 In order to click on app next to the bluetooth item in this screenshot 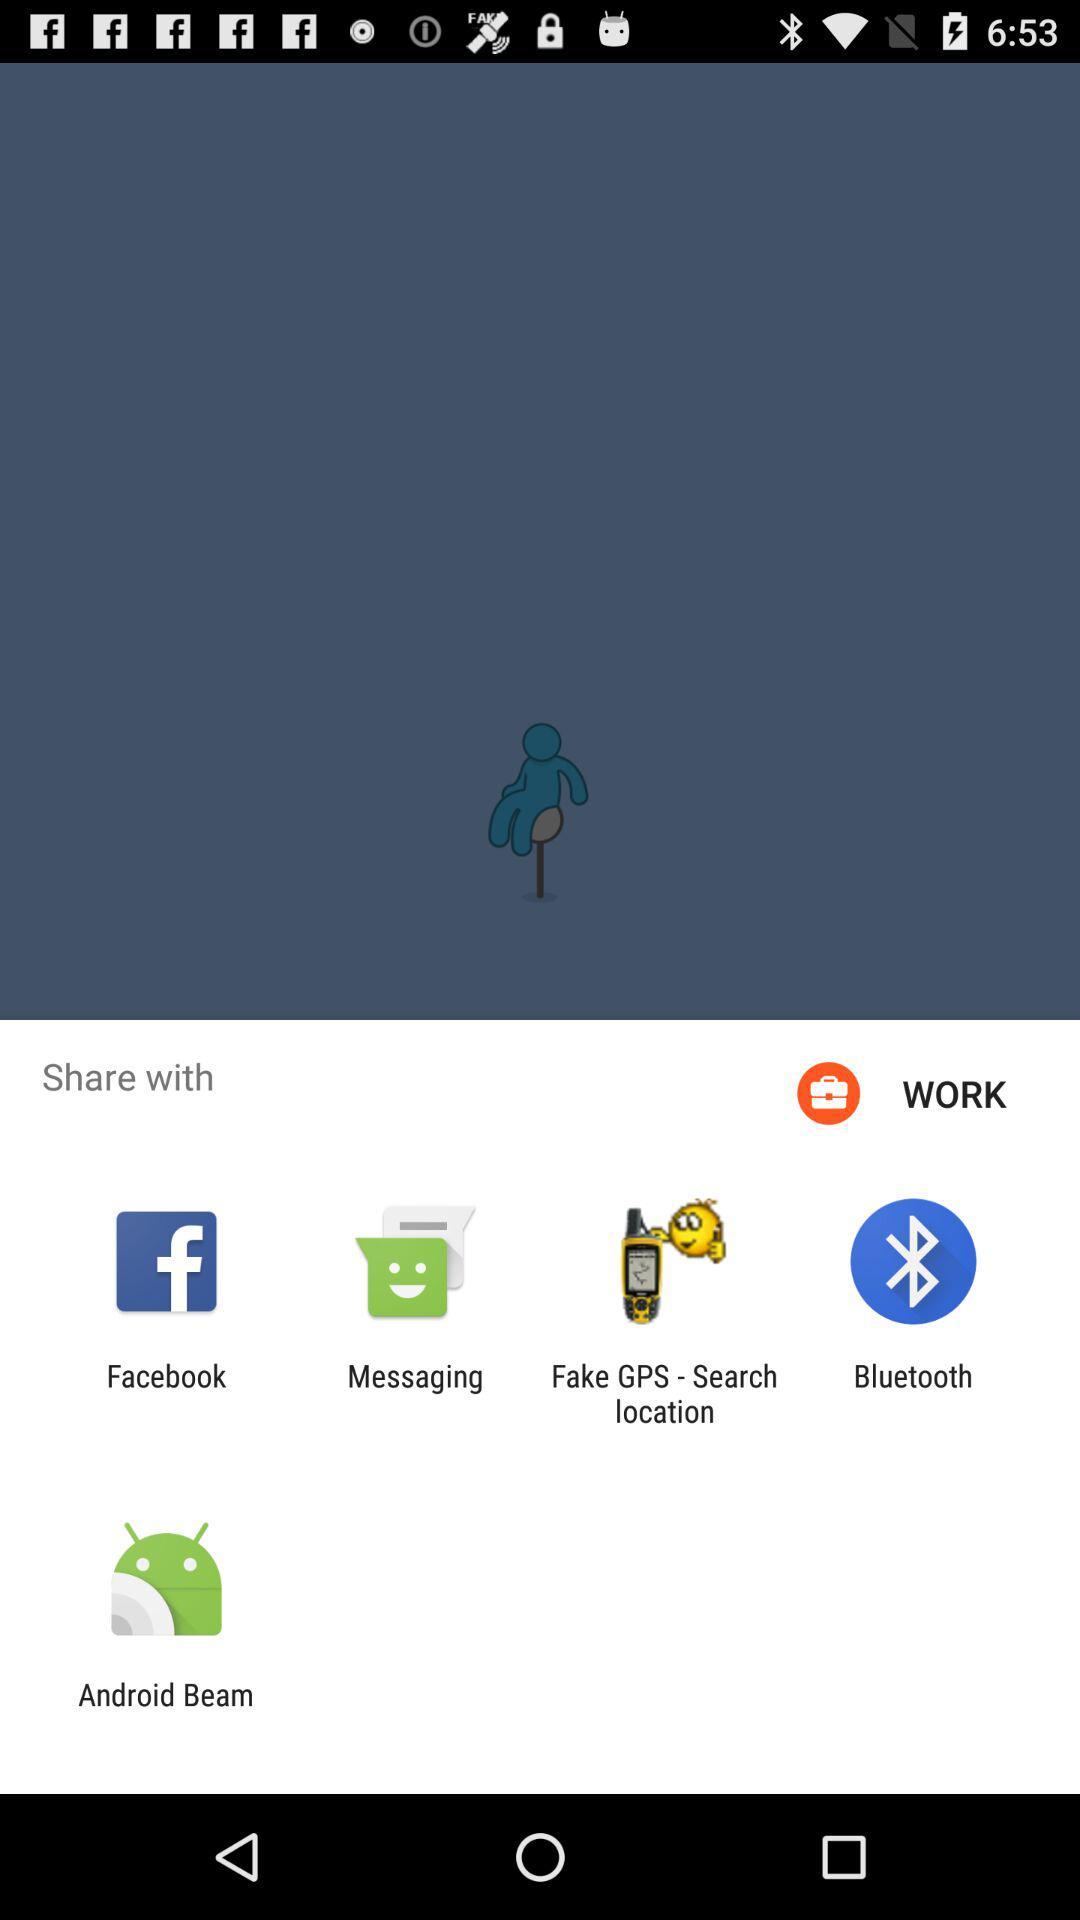, I will do `click(664, 1392)`.